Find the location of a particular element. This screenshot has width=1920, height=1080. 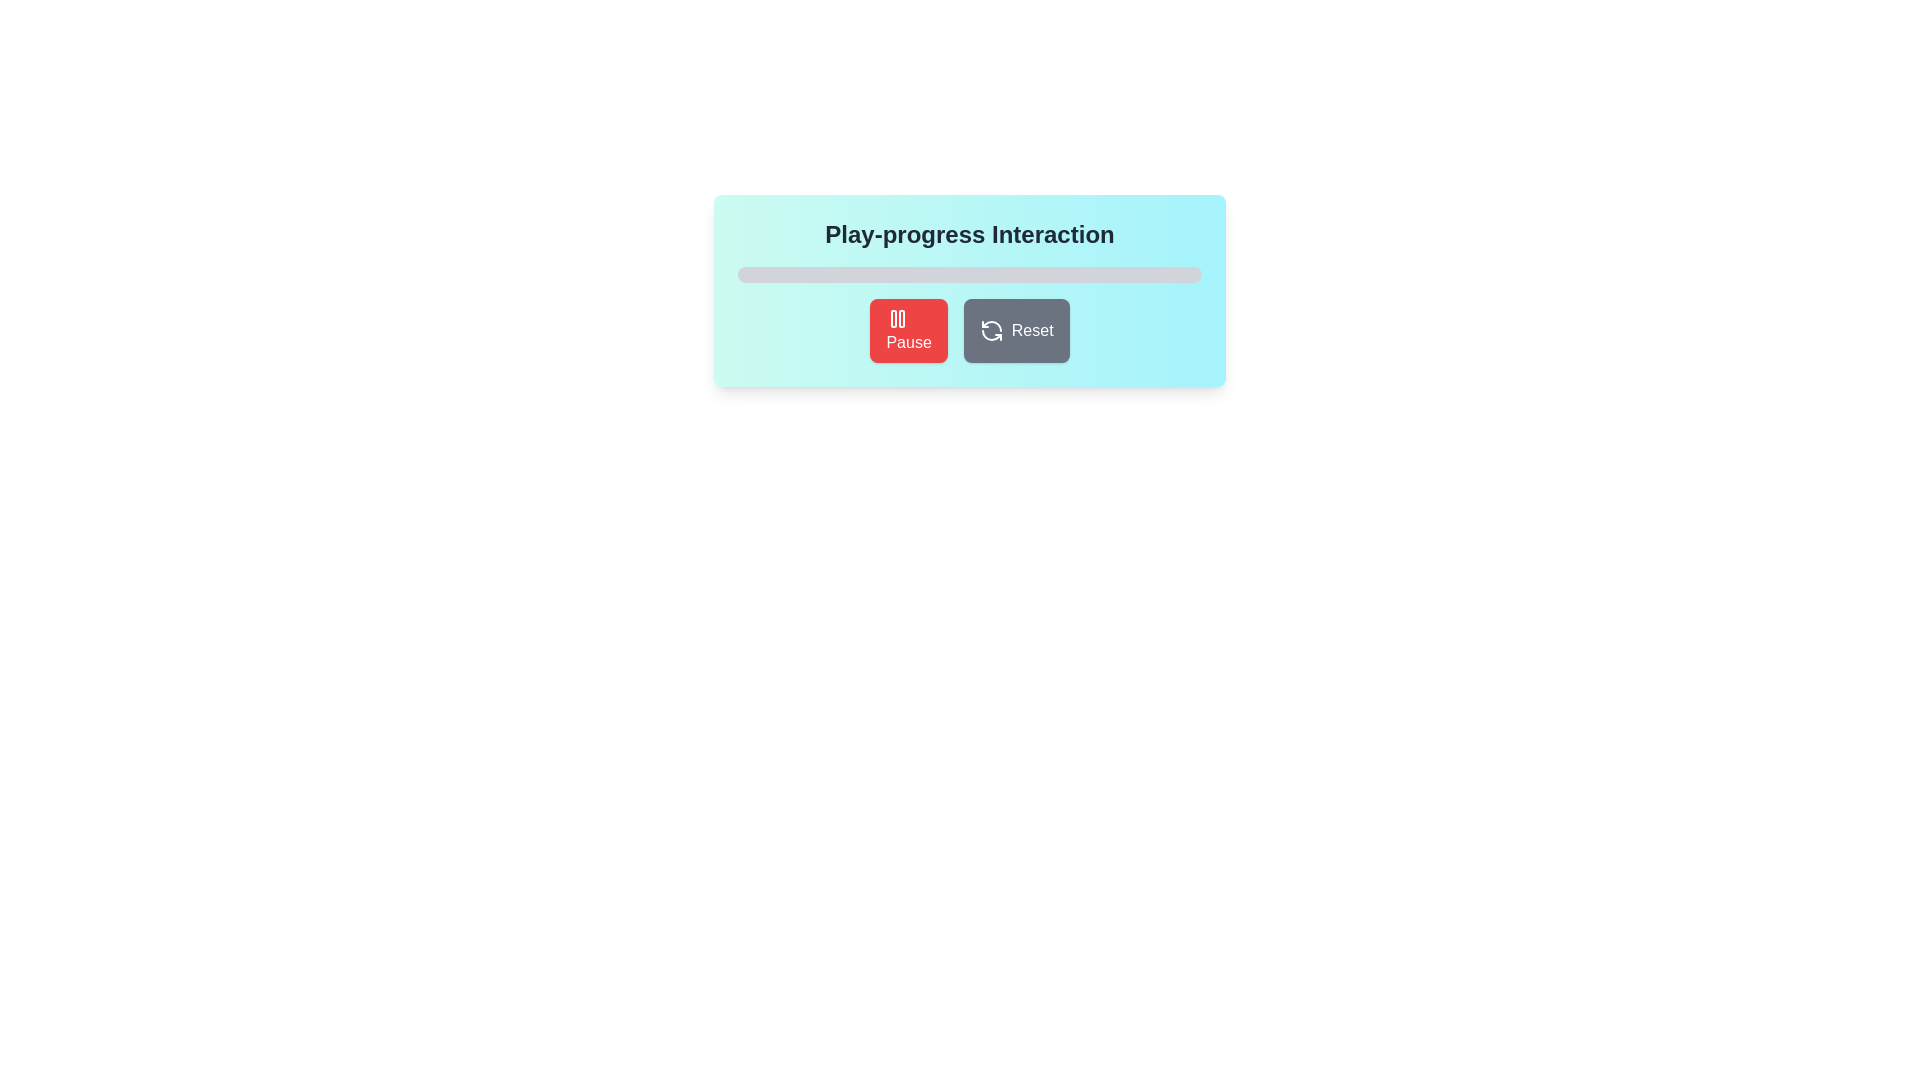

the progress bar located below the title 'Play-progress Interaction' and above the buttons 'Pause' and 'Reset' is located at coordinates (969, 274).